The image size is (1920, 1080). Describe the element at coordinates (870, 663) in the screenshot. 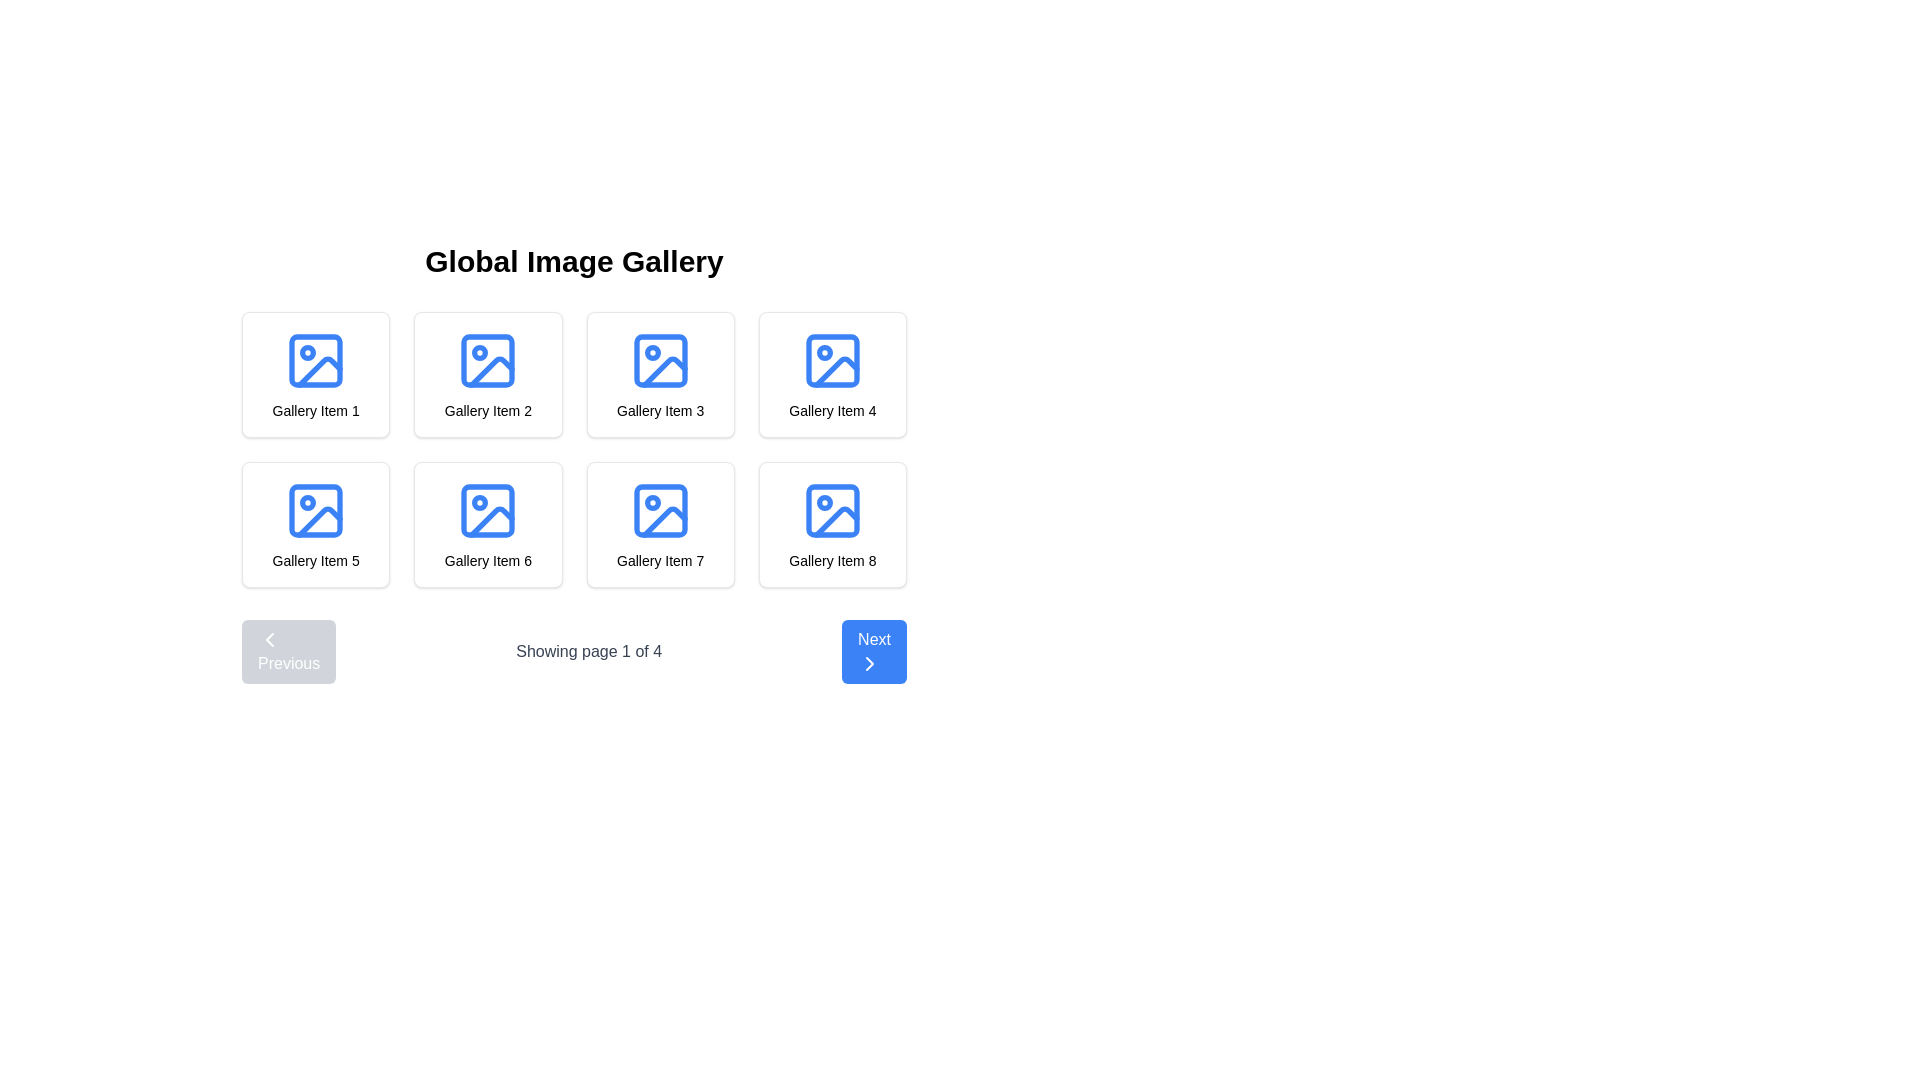

I see `the 'Next' button containing the right-arrow icon used for pagination at the bottom of the gallery interface` at that location.